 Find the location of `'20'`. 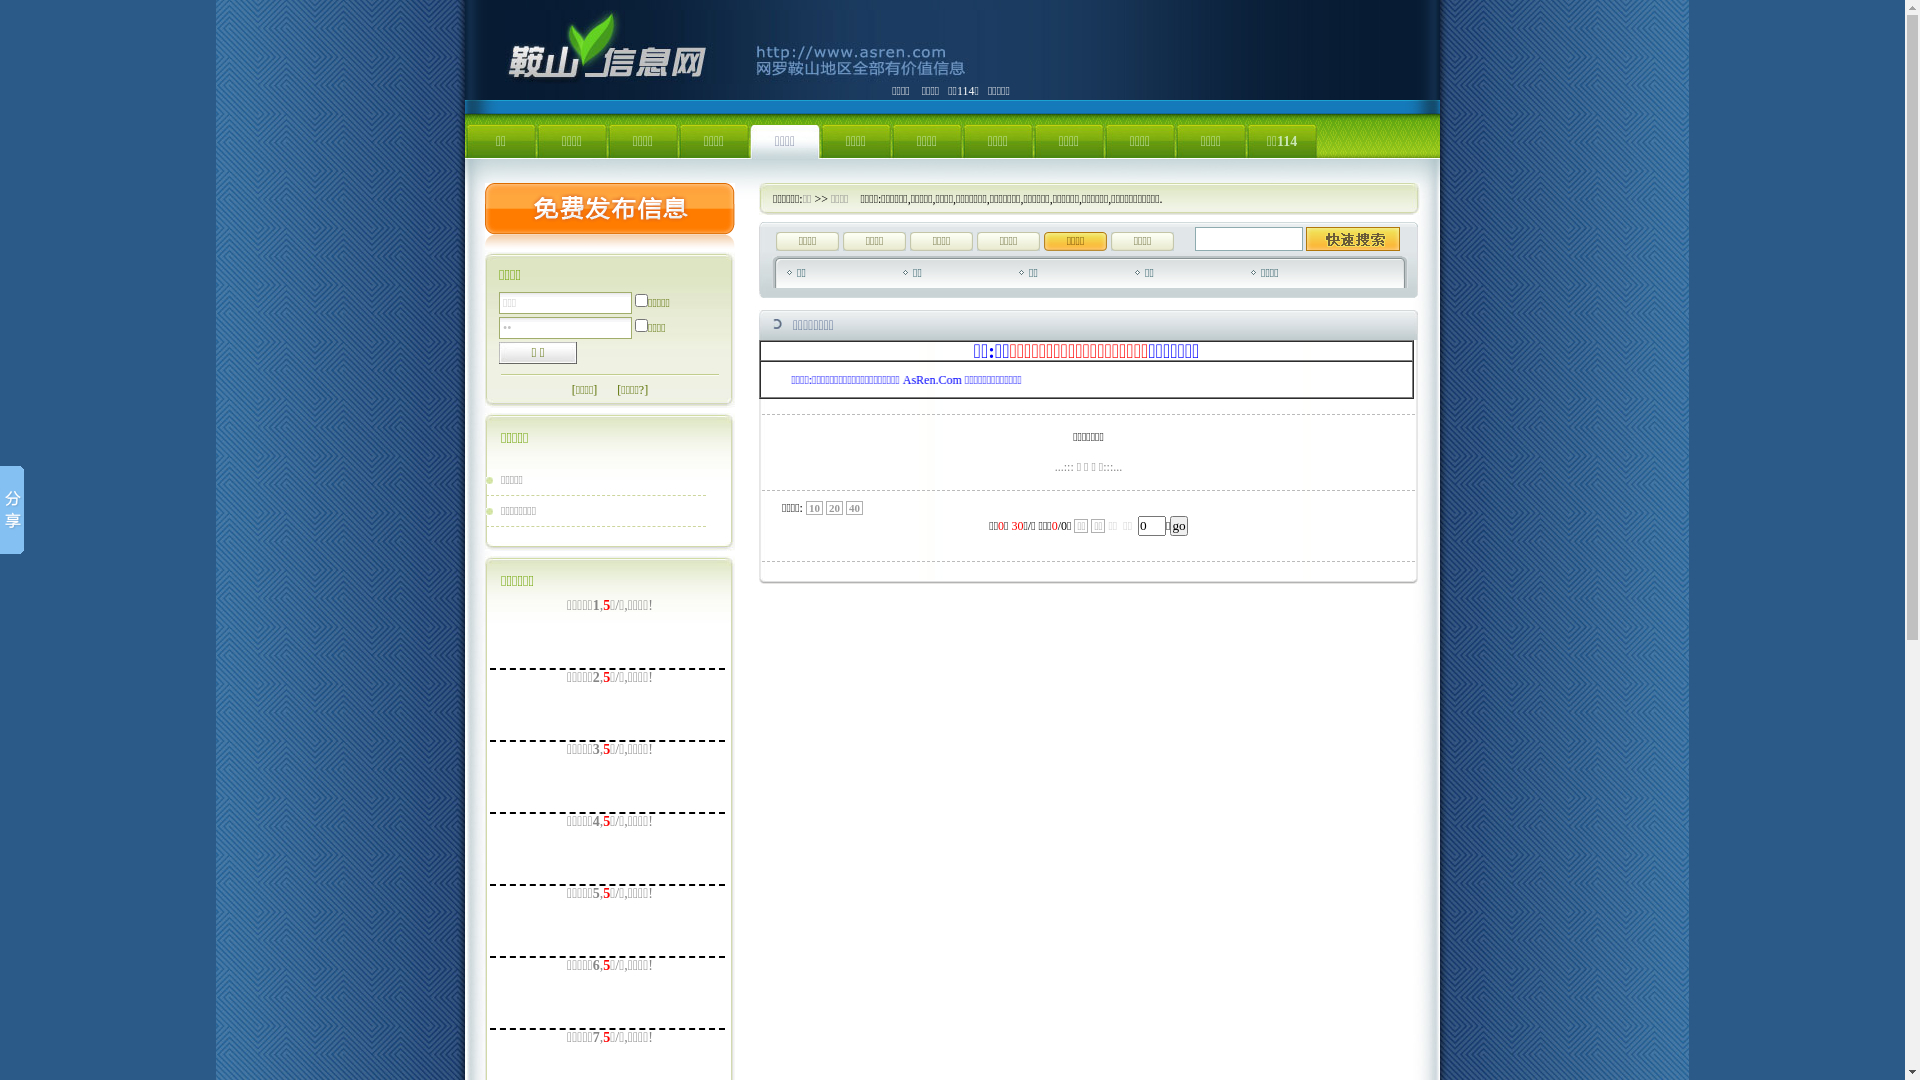

'20' is located at coordinates (825, 507).